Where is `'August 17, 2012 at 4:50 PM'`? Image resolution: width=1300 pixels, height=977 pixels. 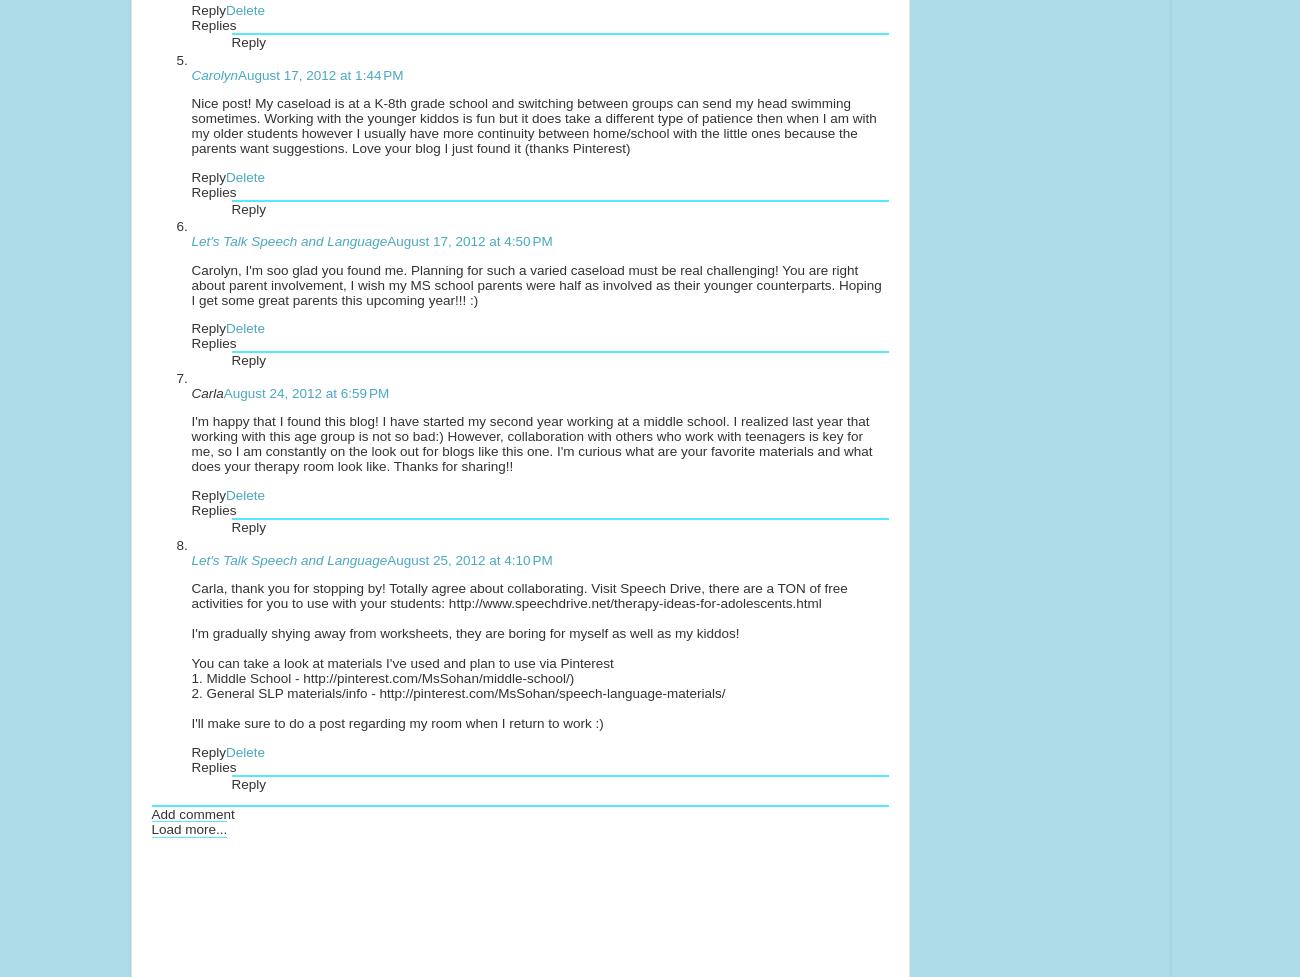
'August 17, 2012 at 4:50 PM' is located at coordinates (468, 240).